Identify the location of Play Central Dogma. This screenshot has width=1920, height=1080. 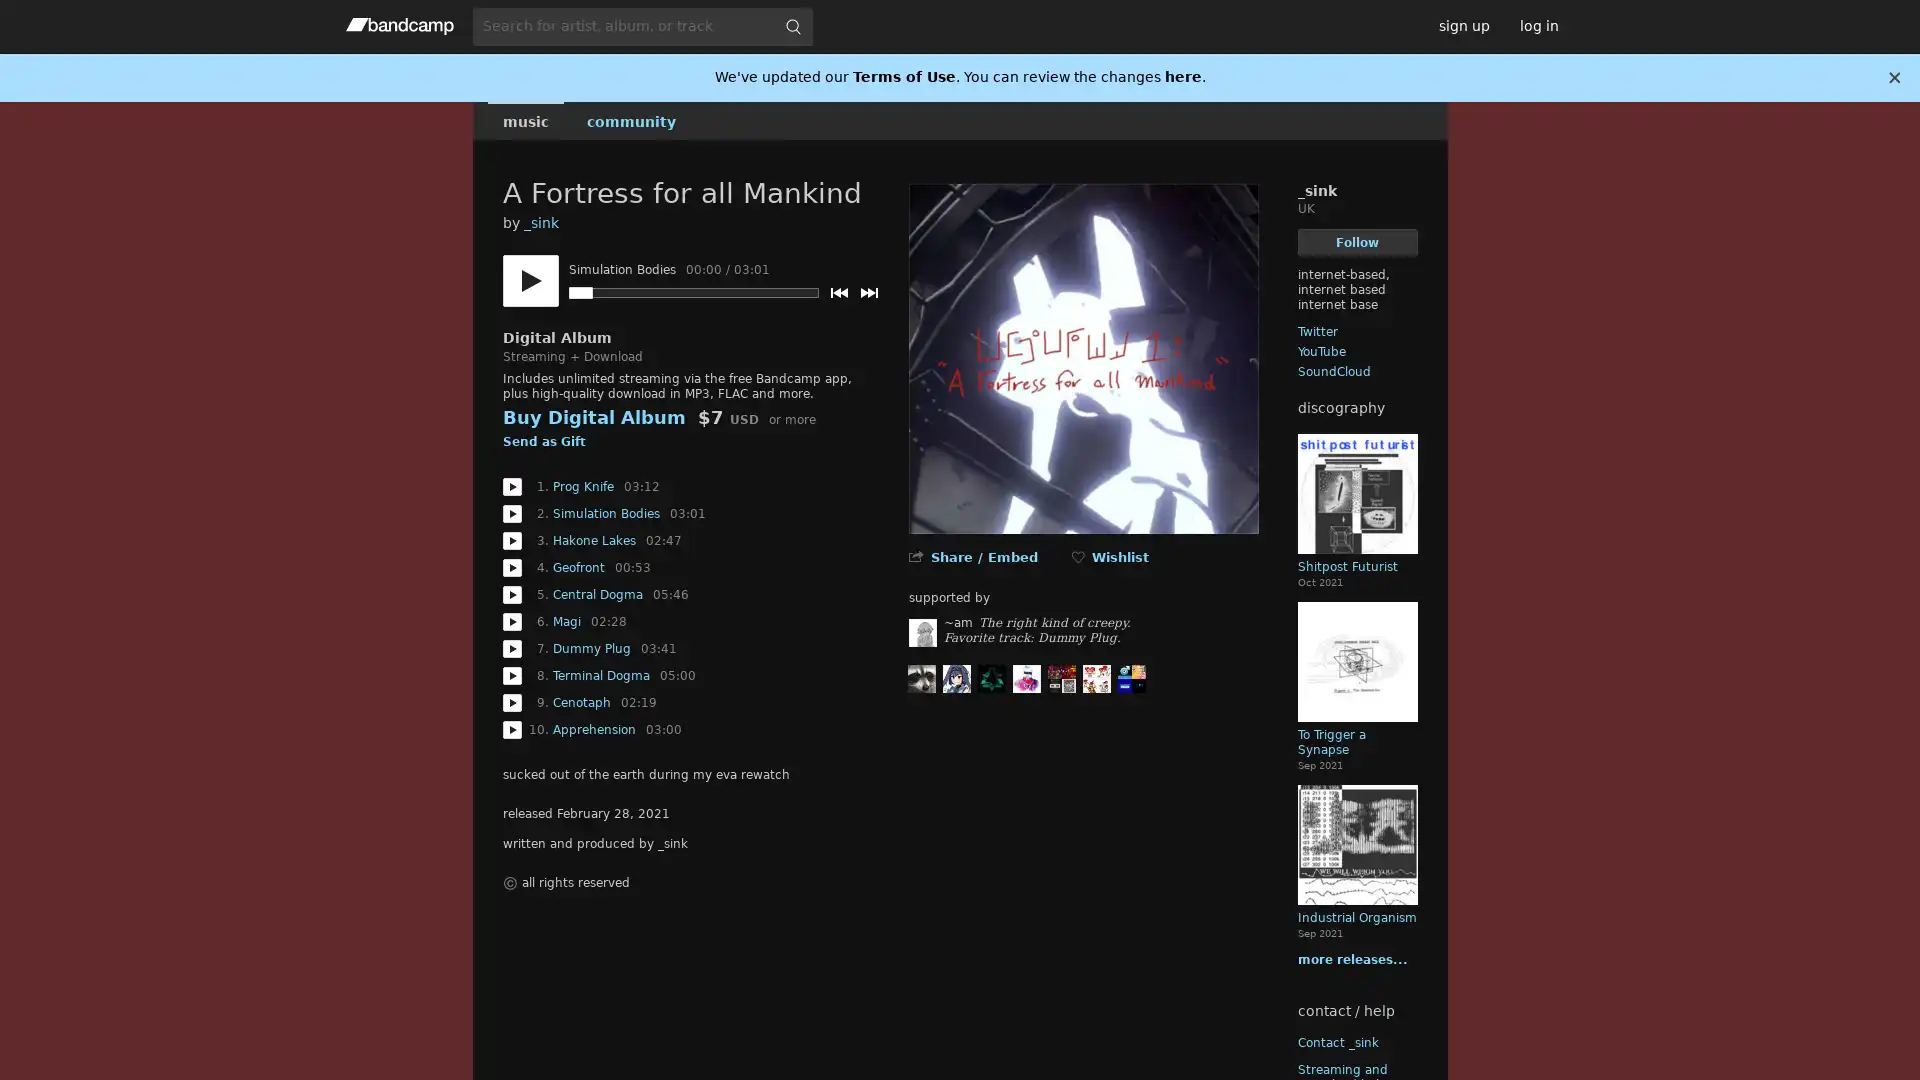
(511, 593).